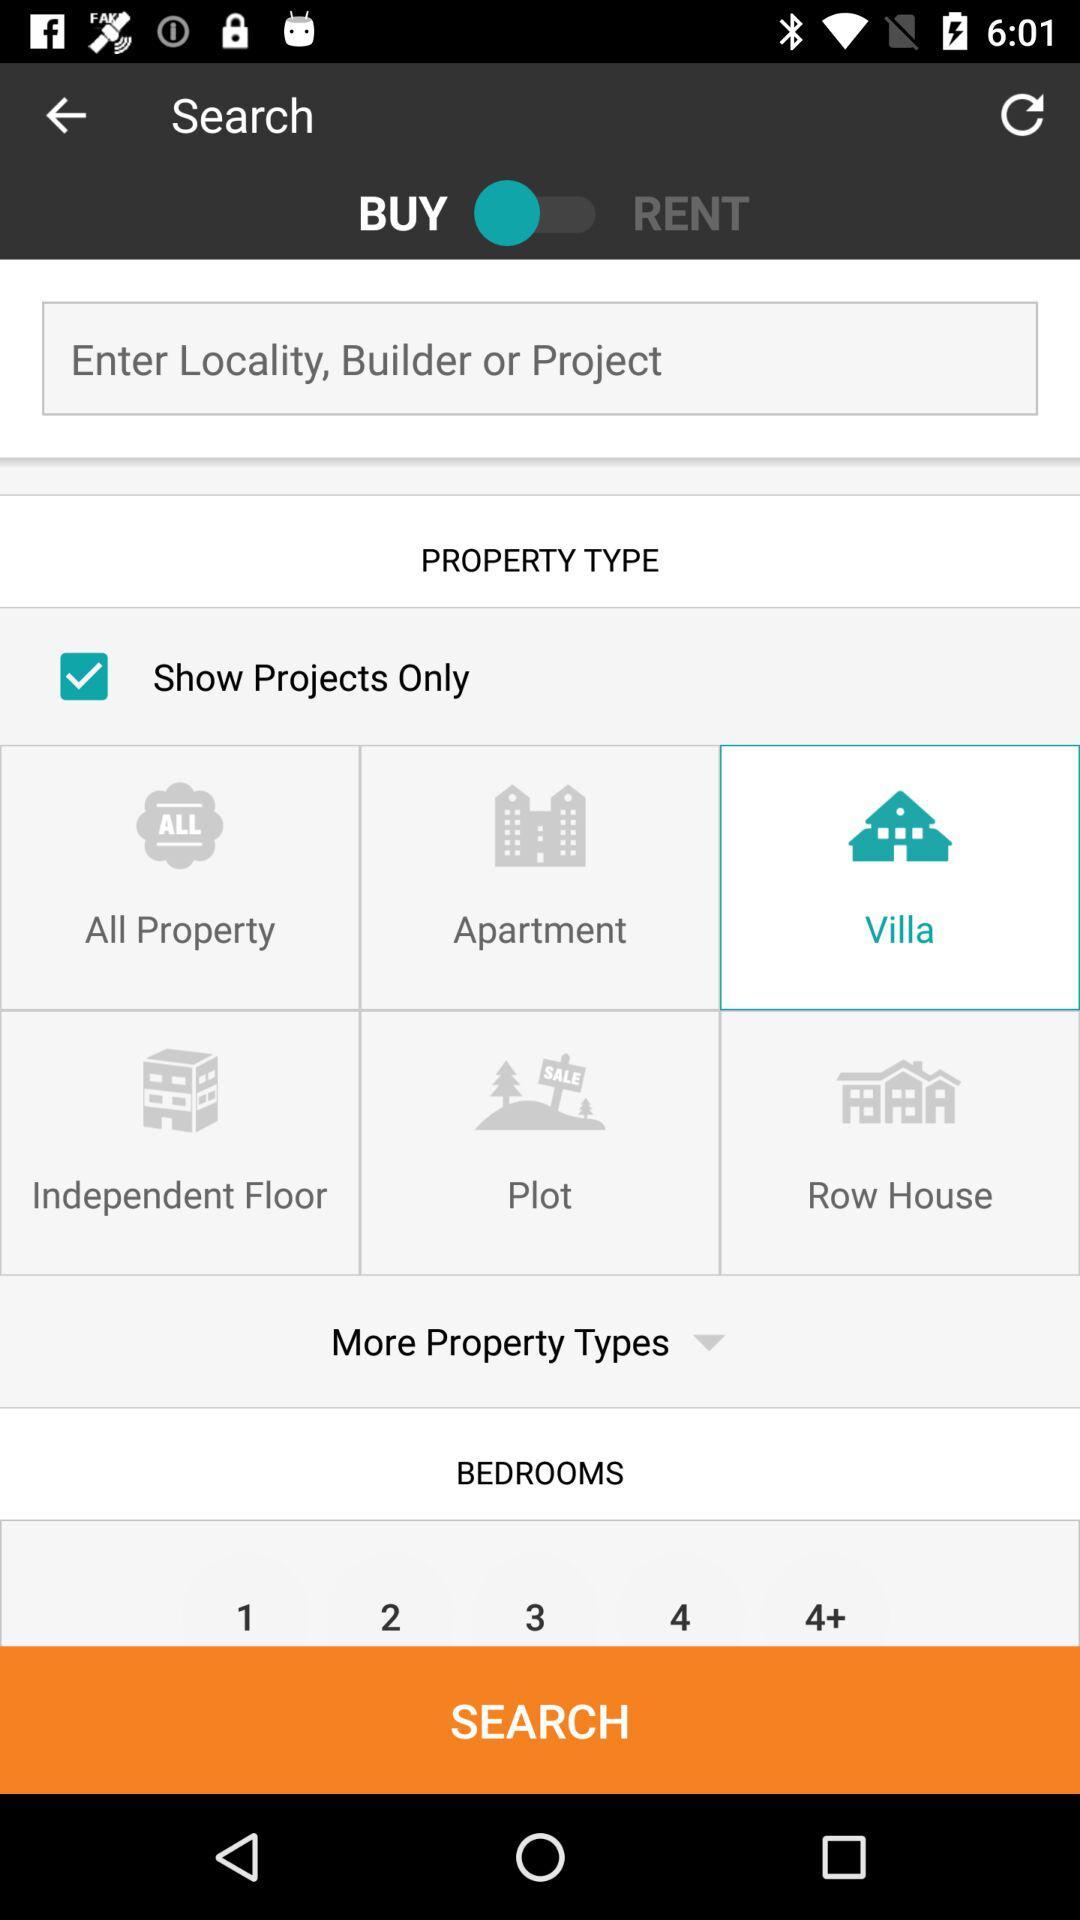  I want to click on item next to the 2 item, so click(534, 1597).